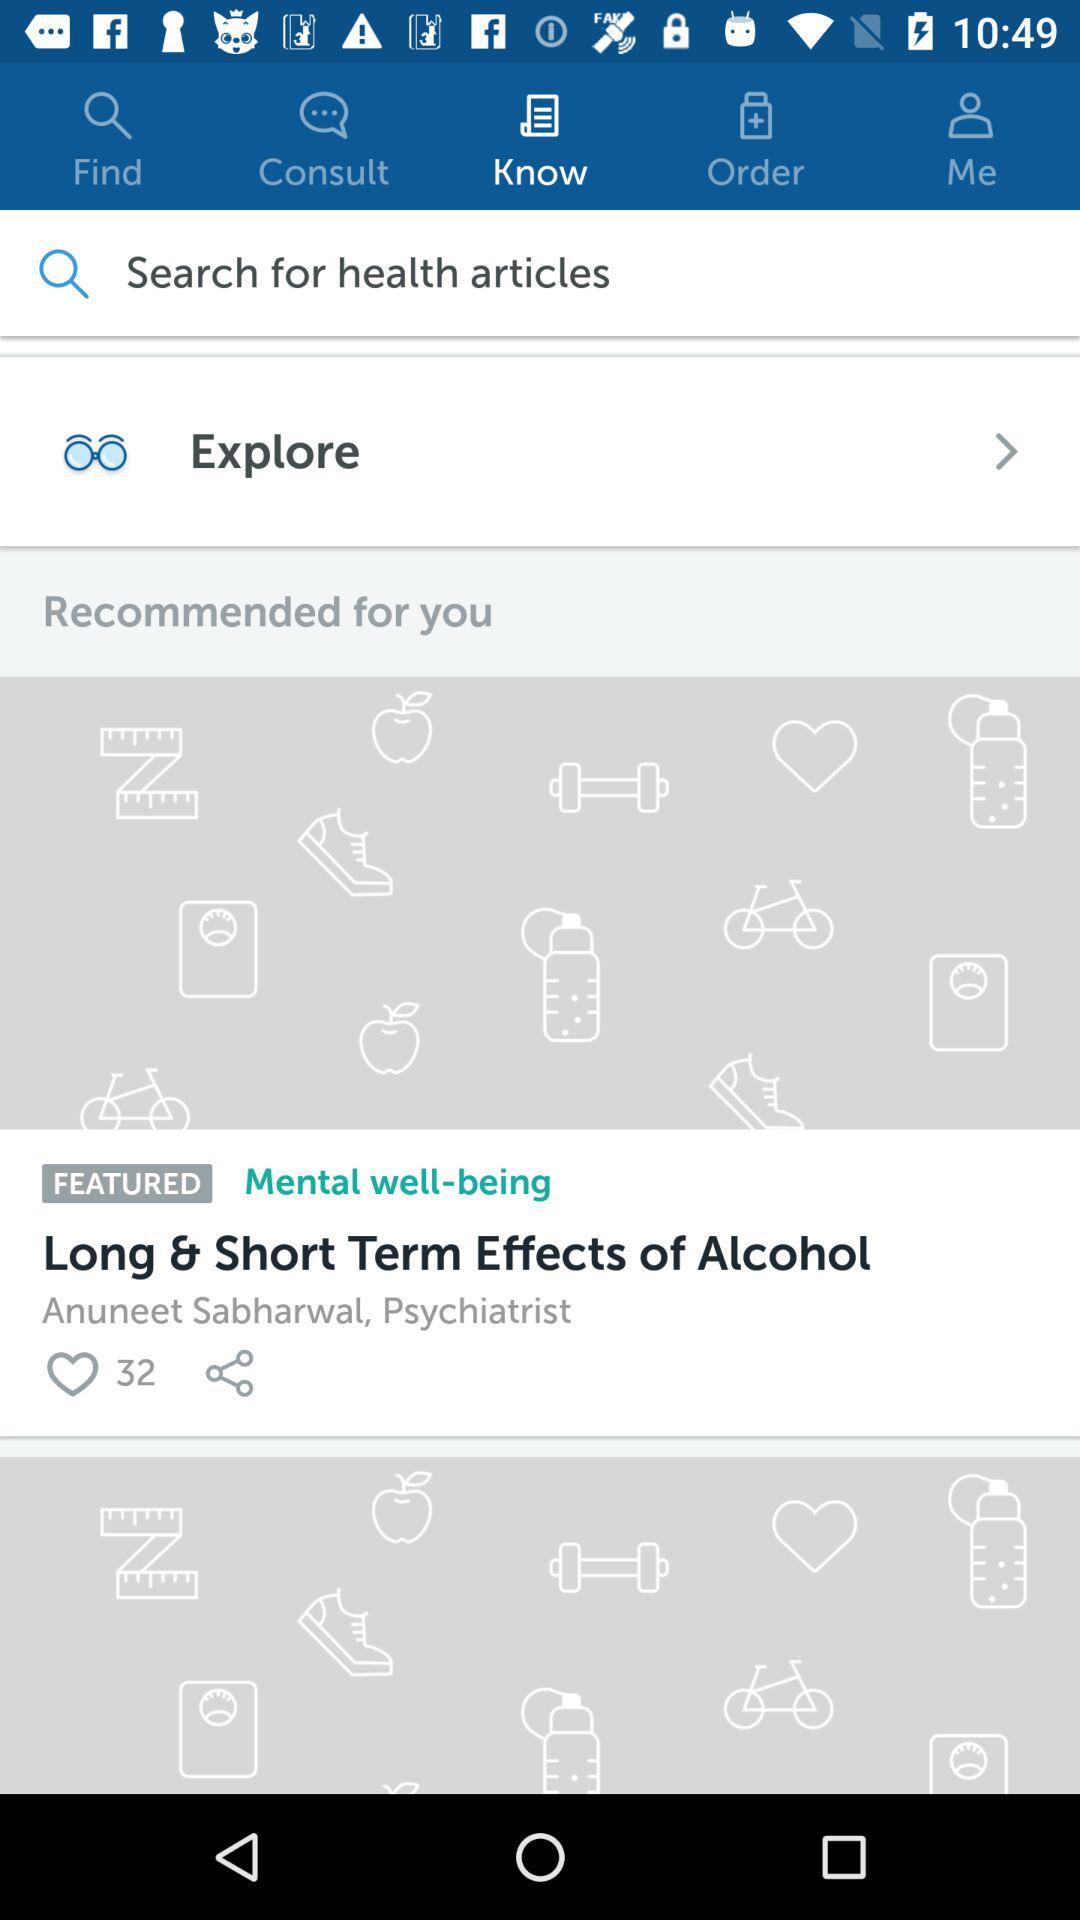  I want to click on share the article, so click(233, 1372).